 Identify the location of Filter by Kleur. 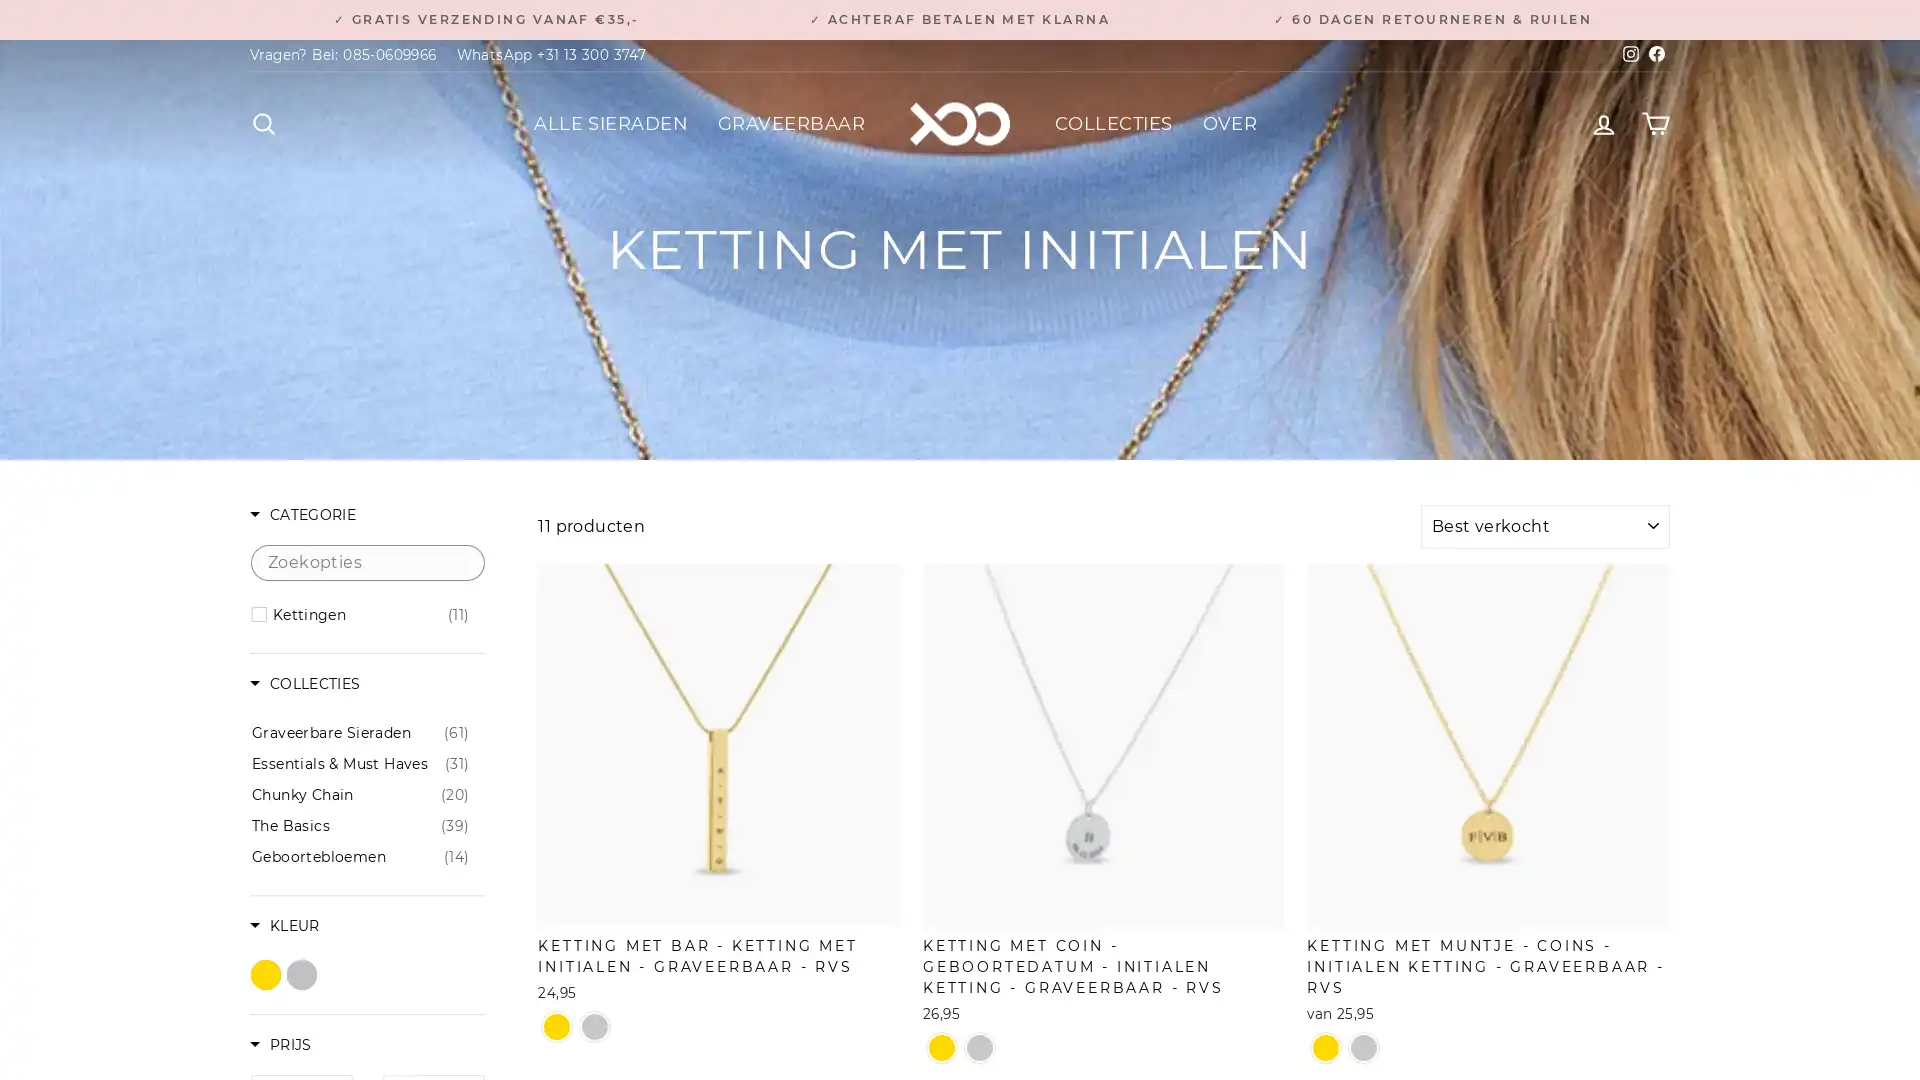
(283, 927).